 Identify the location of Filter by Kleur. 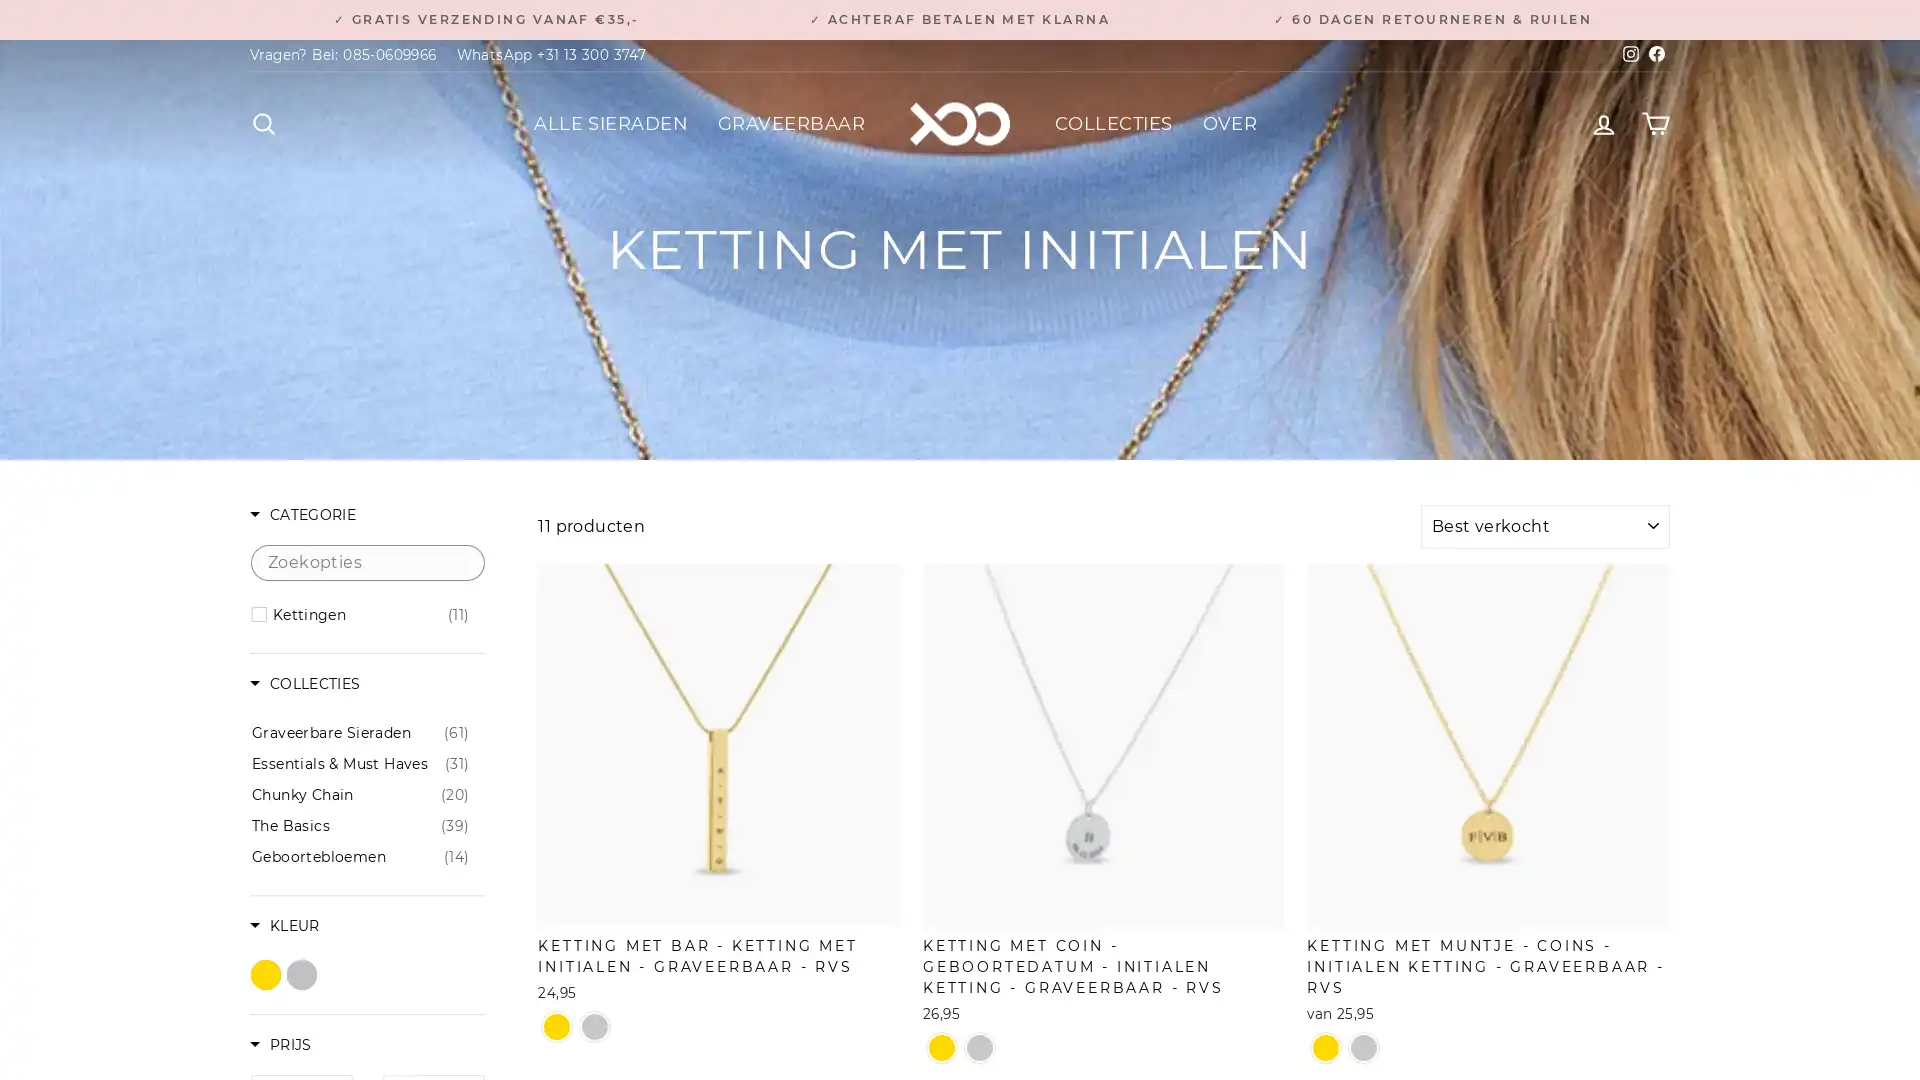
(283, 927).